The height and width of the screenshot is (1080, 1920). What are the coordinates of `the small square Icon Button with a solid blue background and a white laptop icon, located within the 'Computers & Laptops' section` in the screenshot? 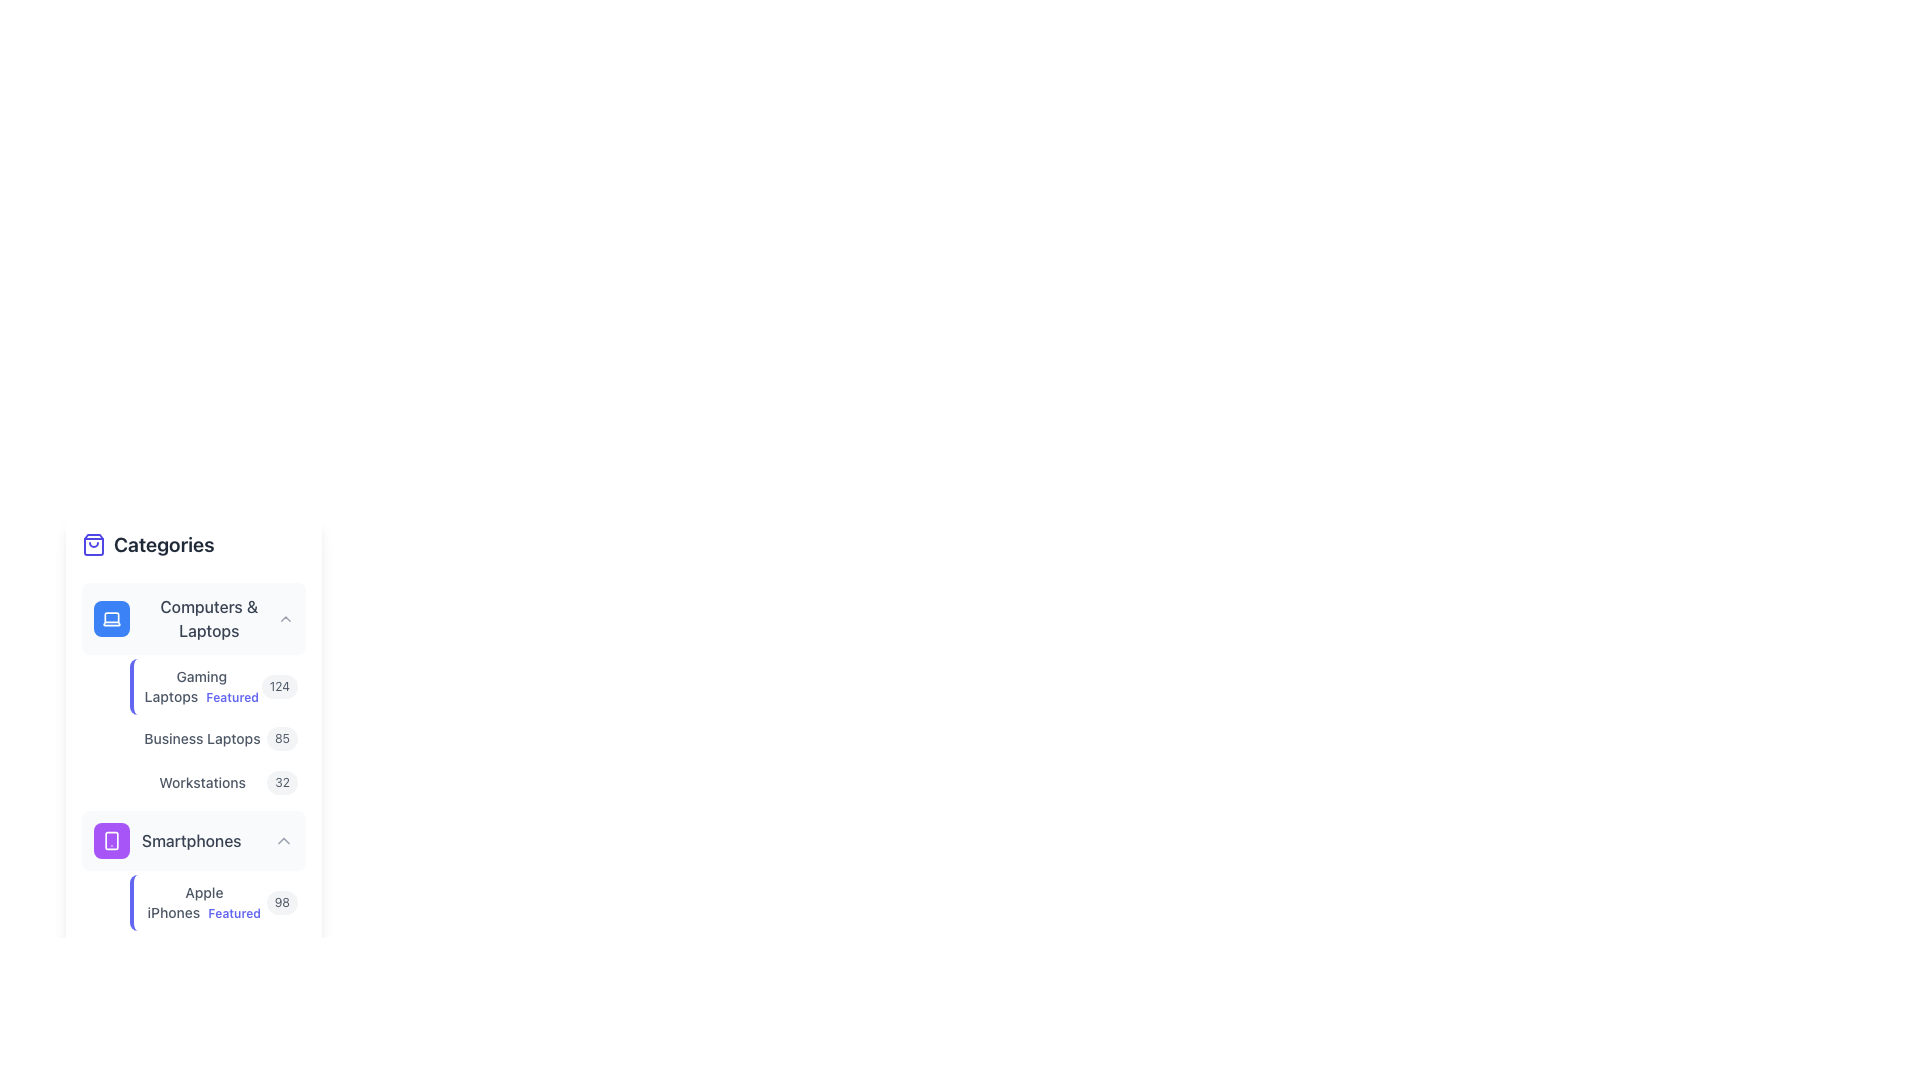 It's located at (110, 617).